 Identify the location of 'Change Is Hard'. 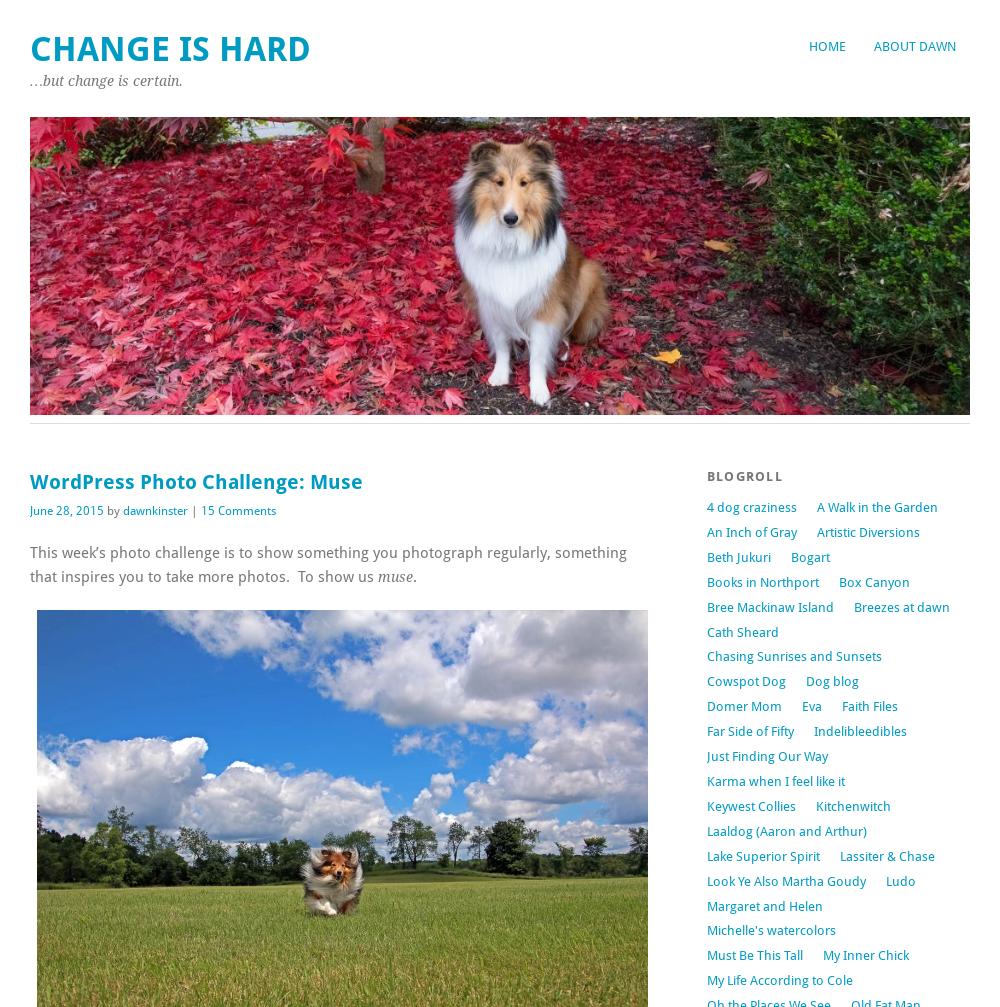
(170, 49).